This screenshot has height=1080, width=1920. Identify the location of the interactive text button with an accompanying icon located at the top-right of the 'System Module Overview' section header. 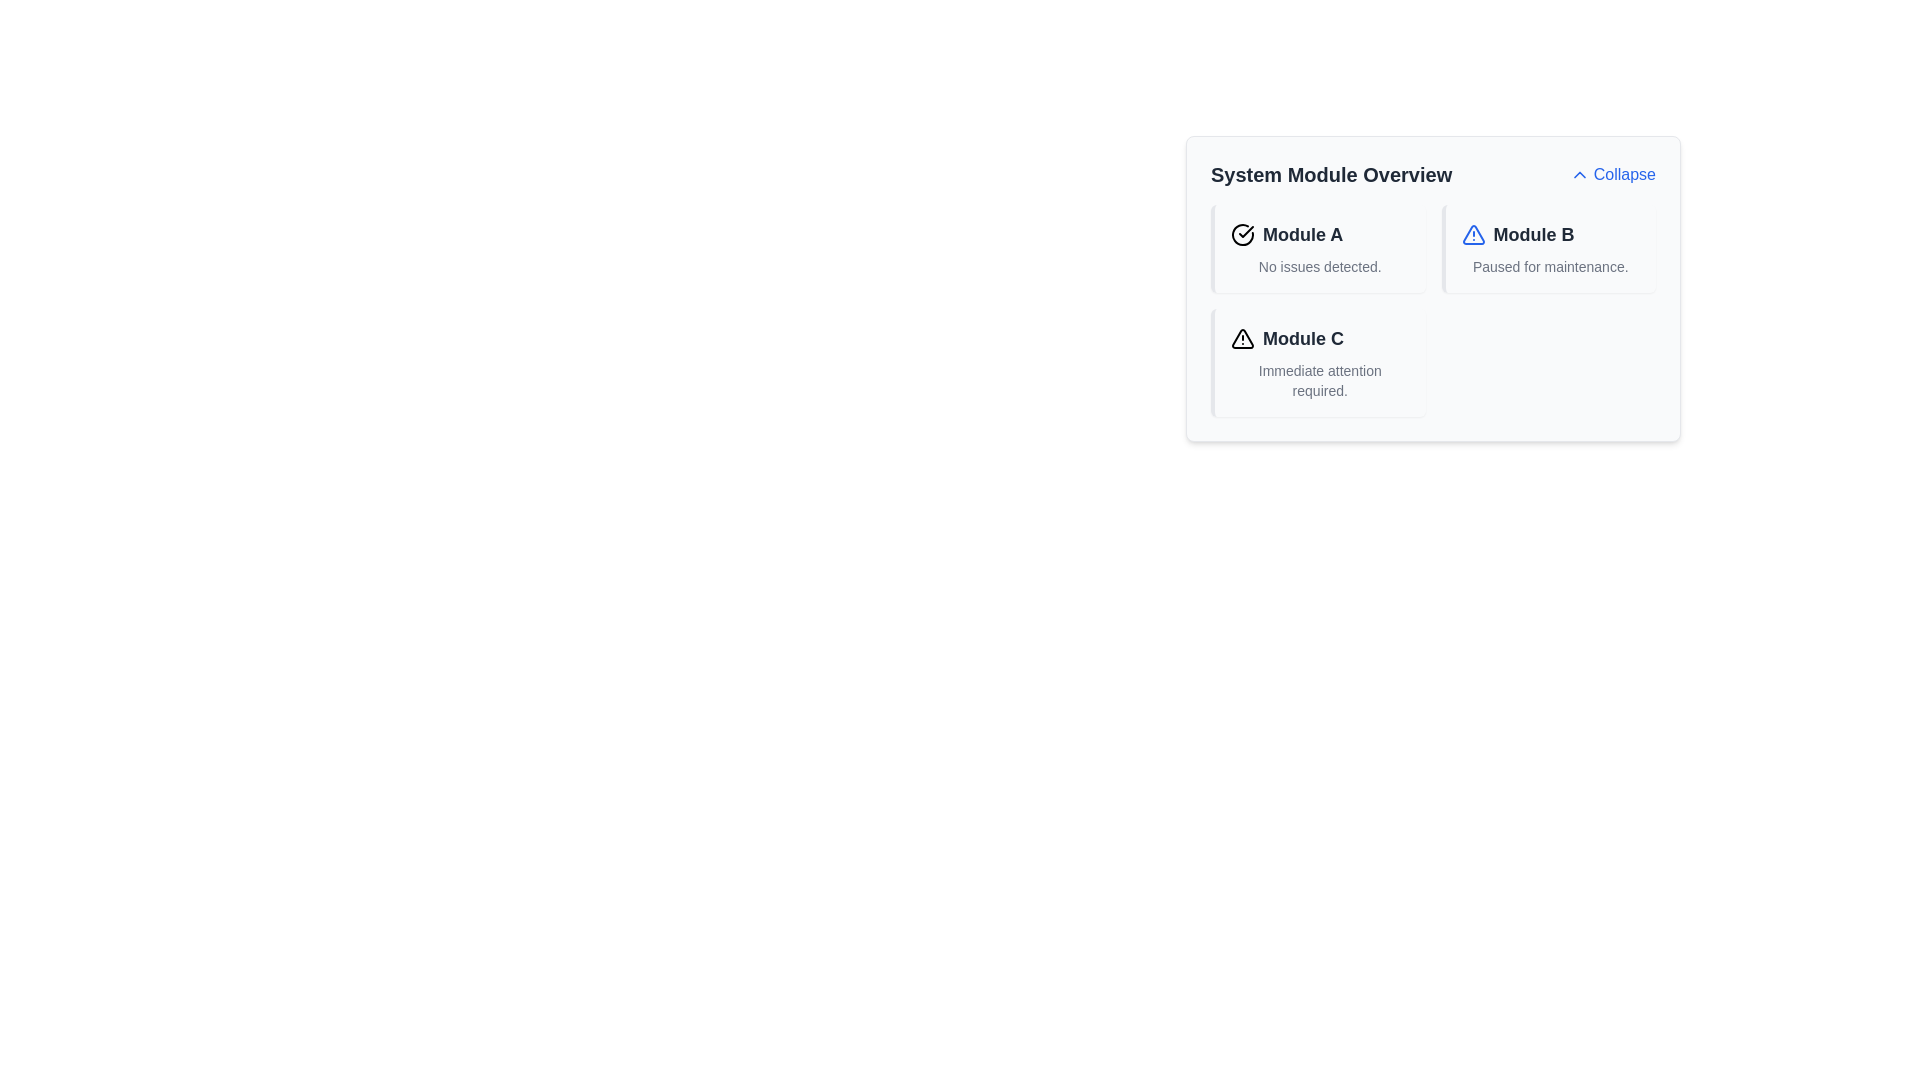
(1612, 173).